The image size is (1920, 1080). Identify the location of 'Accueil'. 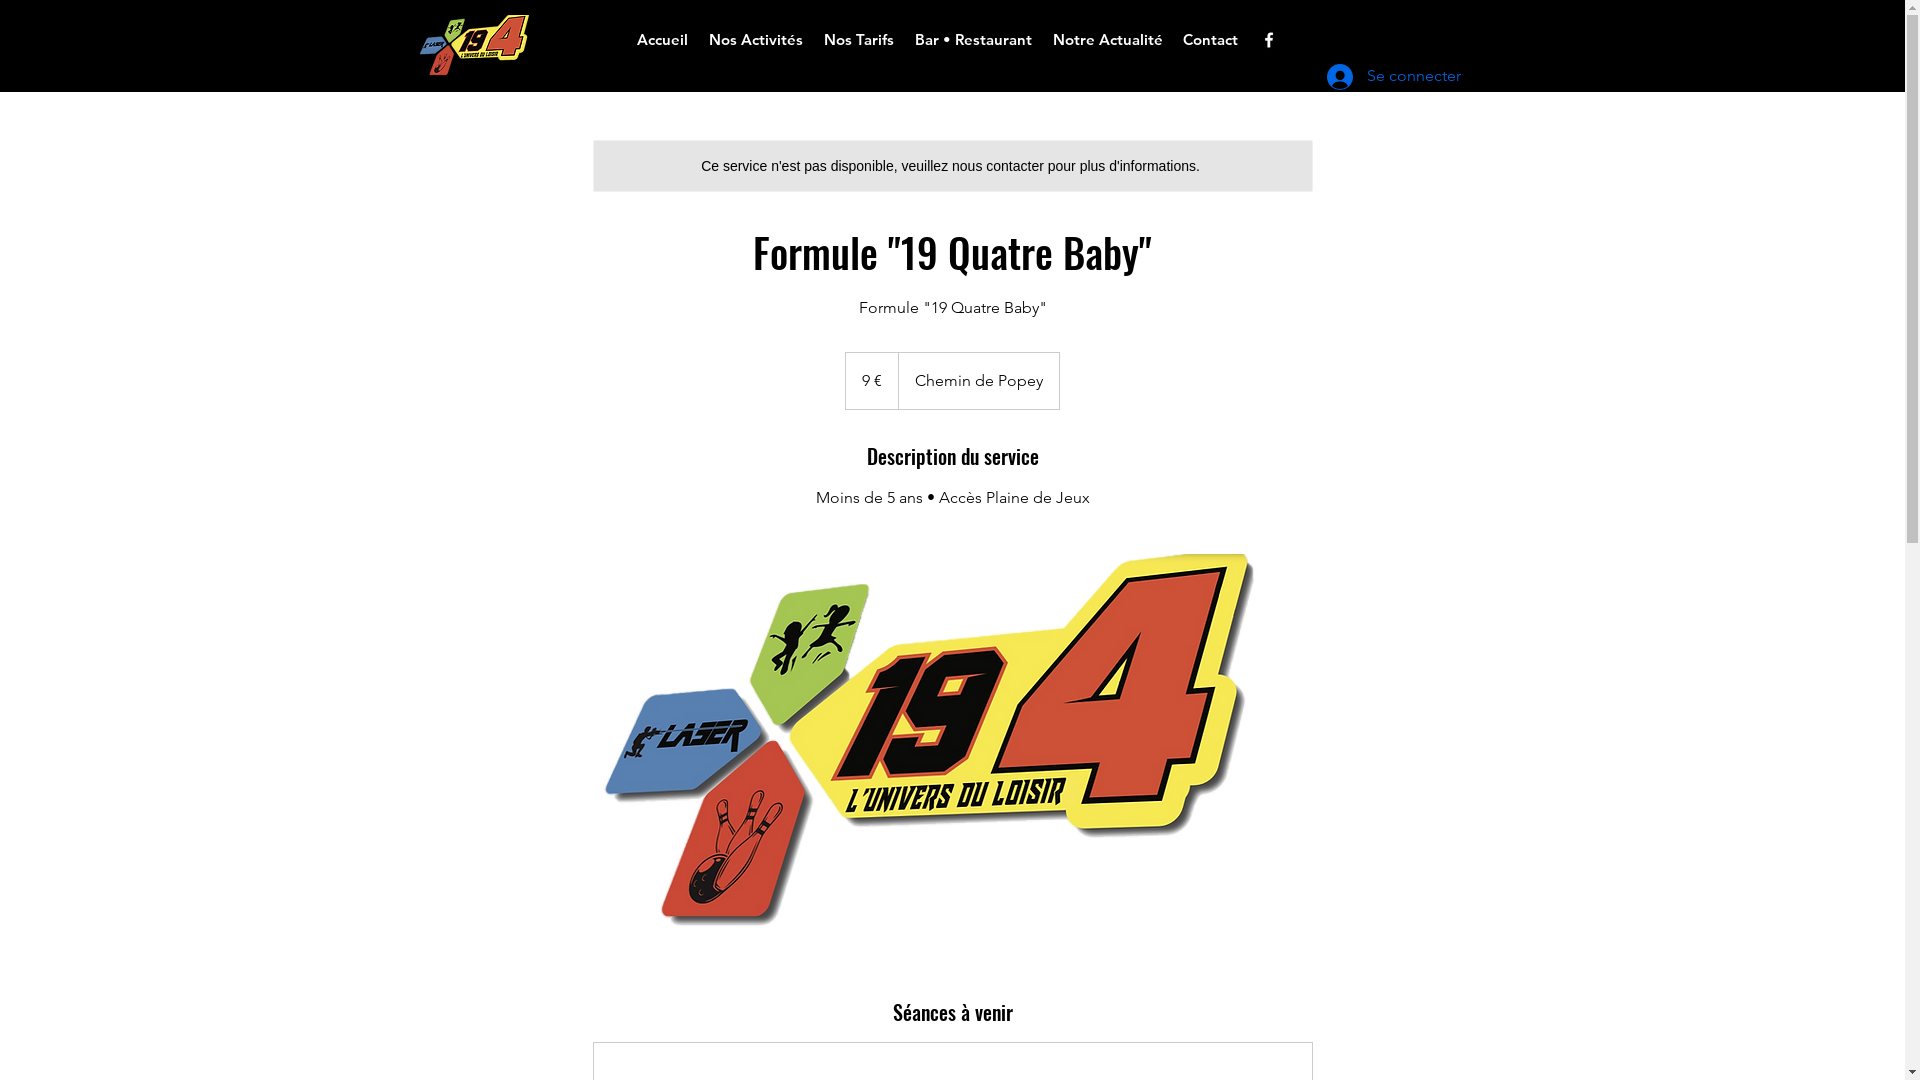
(662, 39).